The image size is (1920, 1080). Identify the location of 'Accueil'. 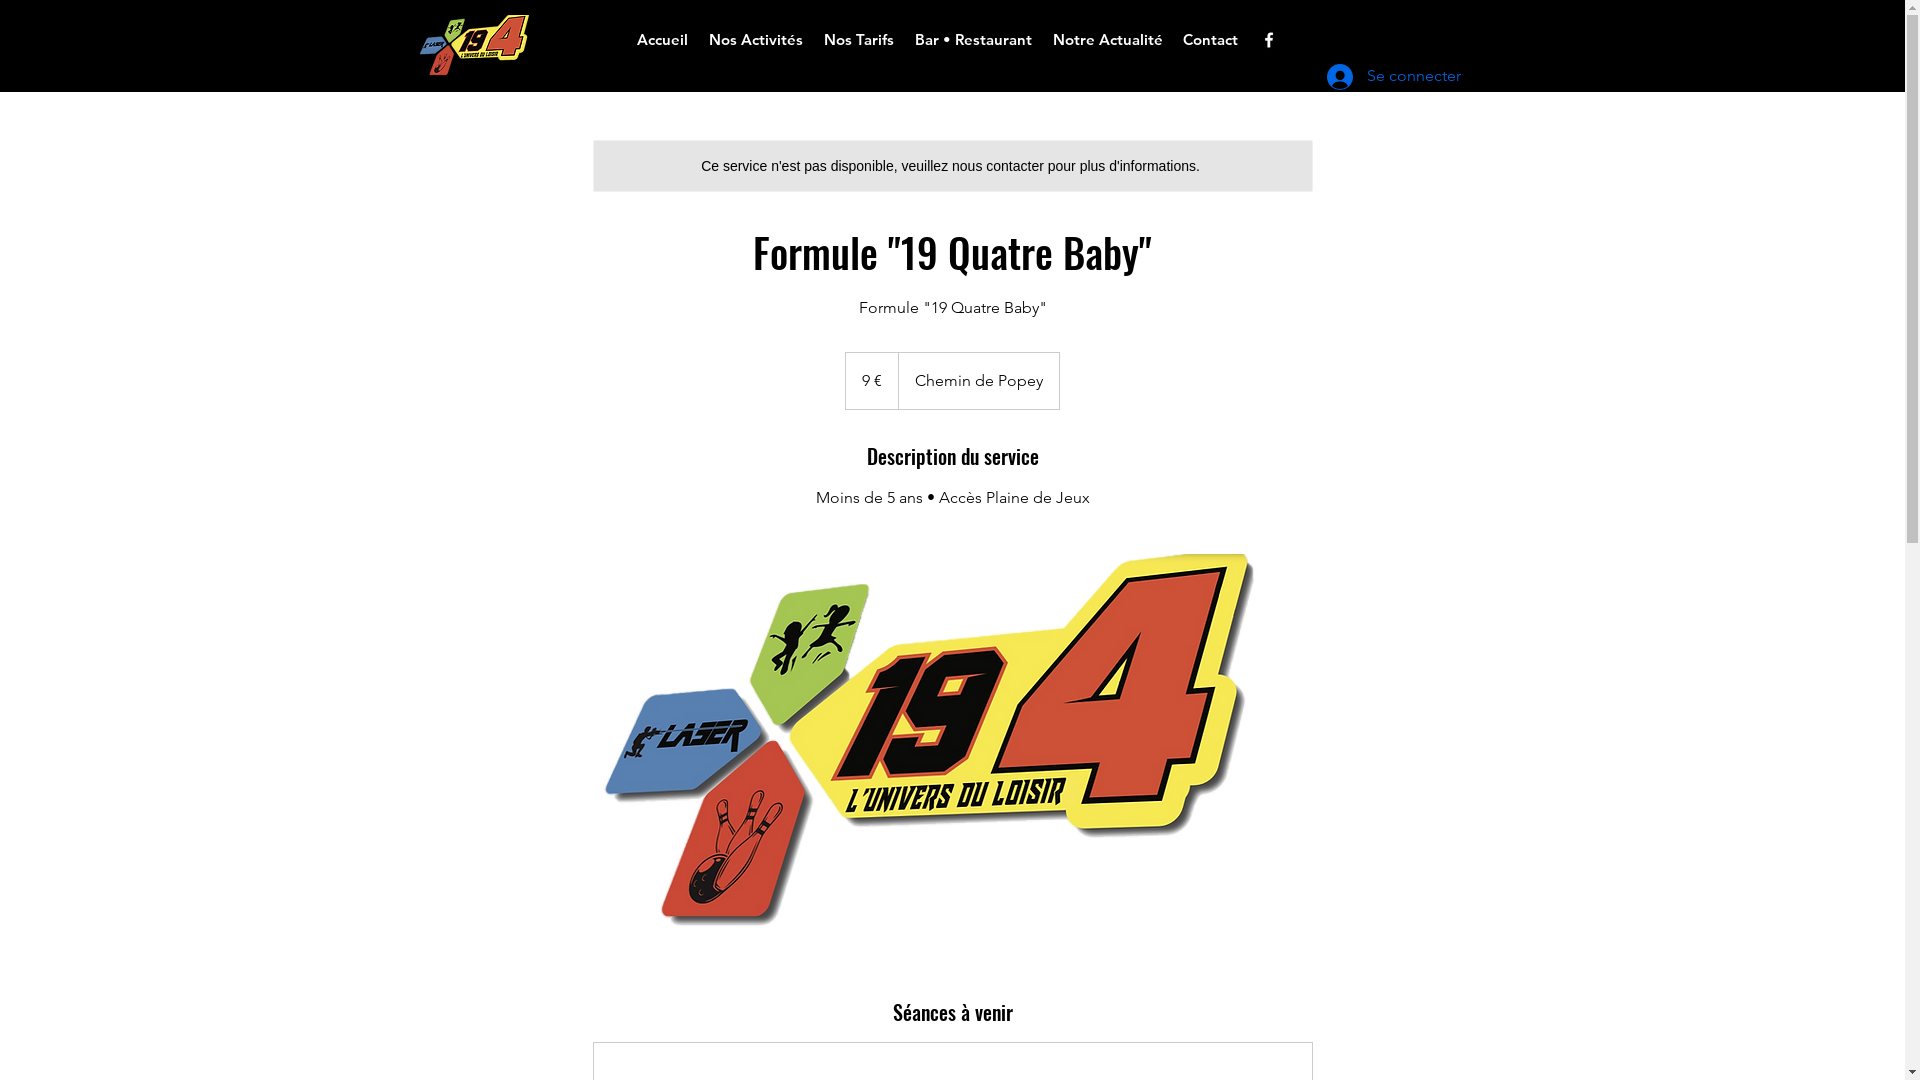
(662, 39).